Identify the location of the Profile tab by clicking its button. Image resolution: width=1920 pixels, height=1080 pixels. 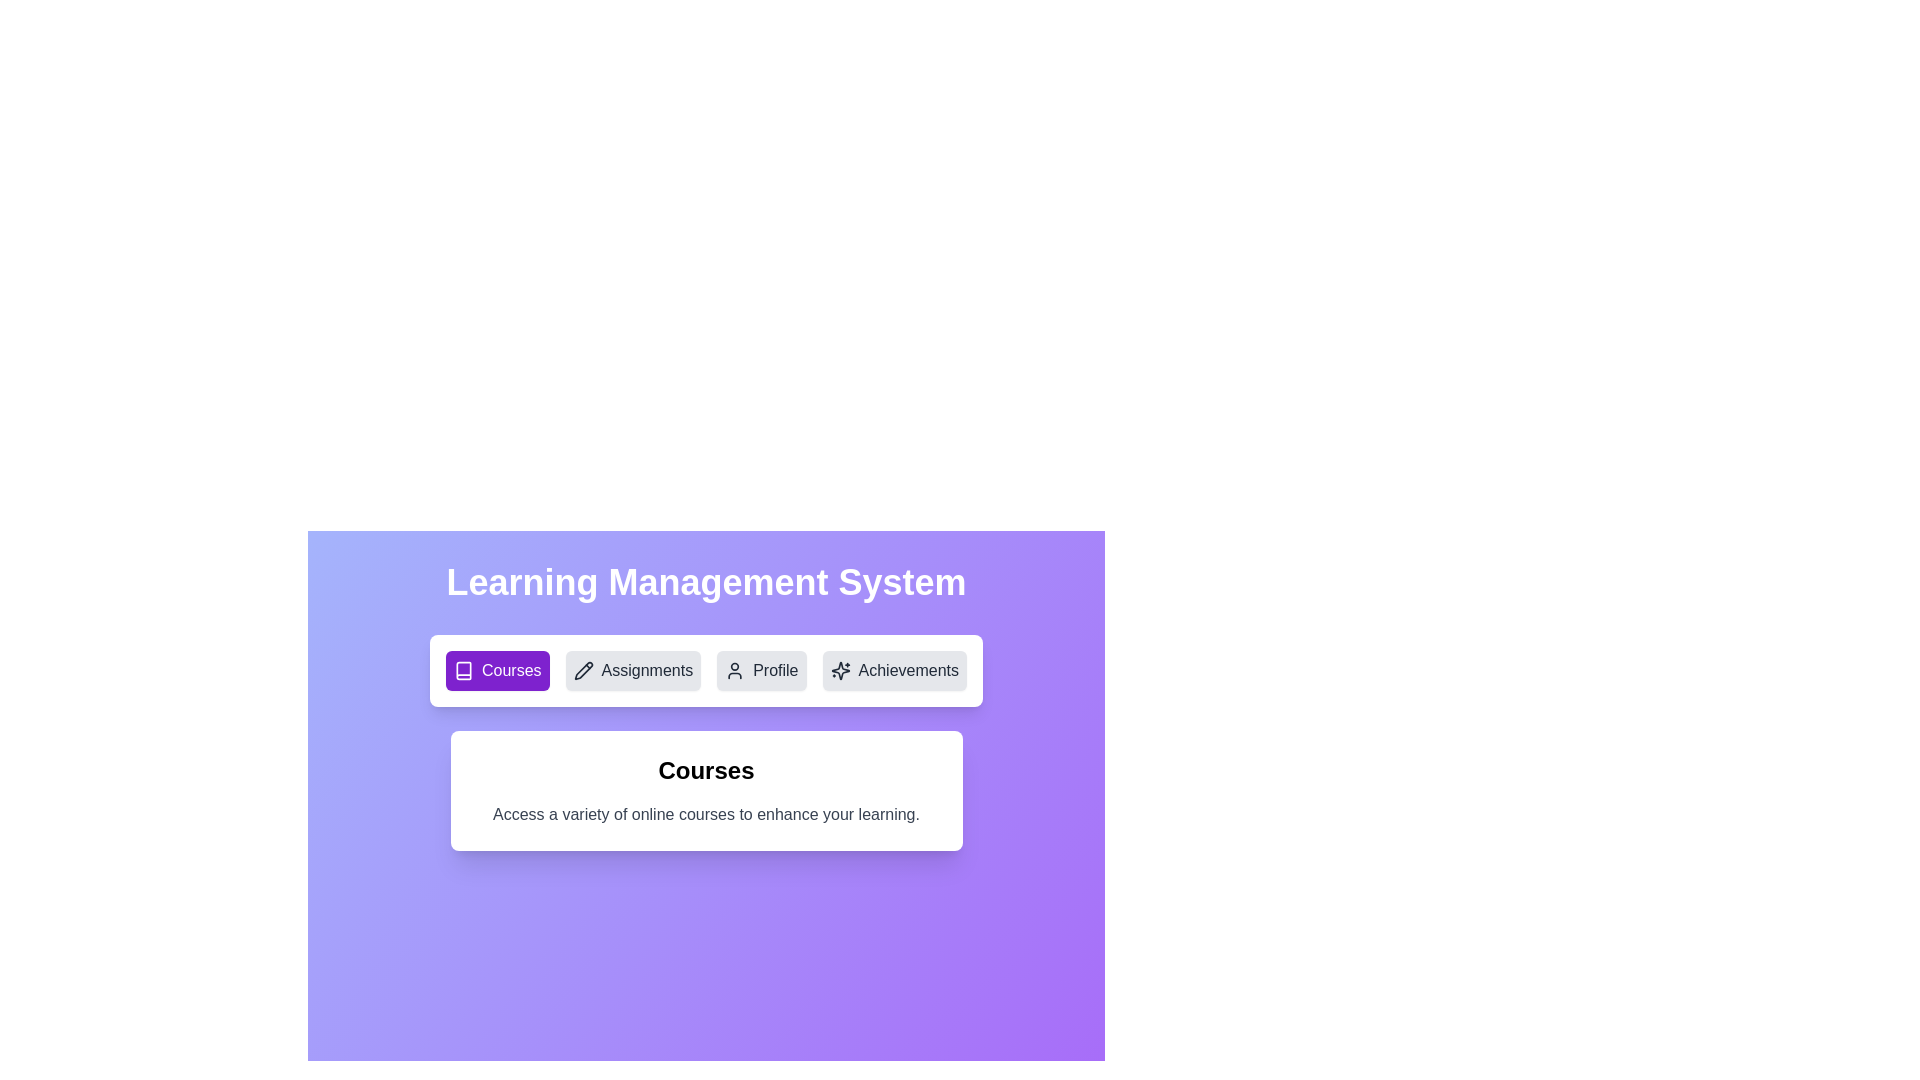
(760, 671).